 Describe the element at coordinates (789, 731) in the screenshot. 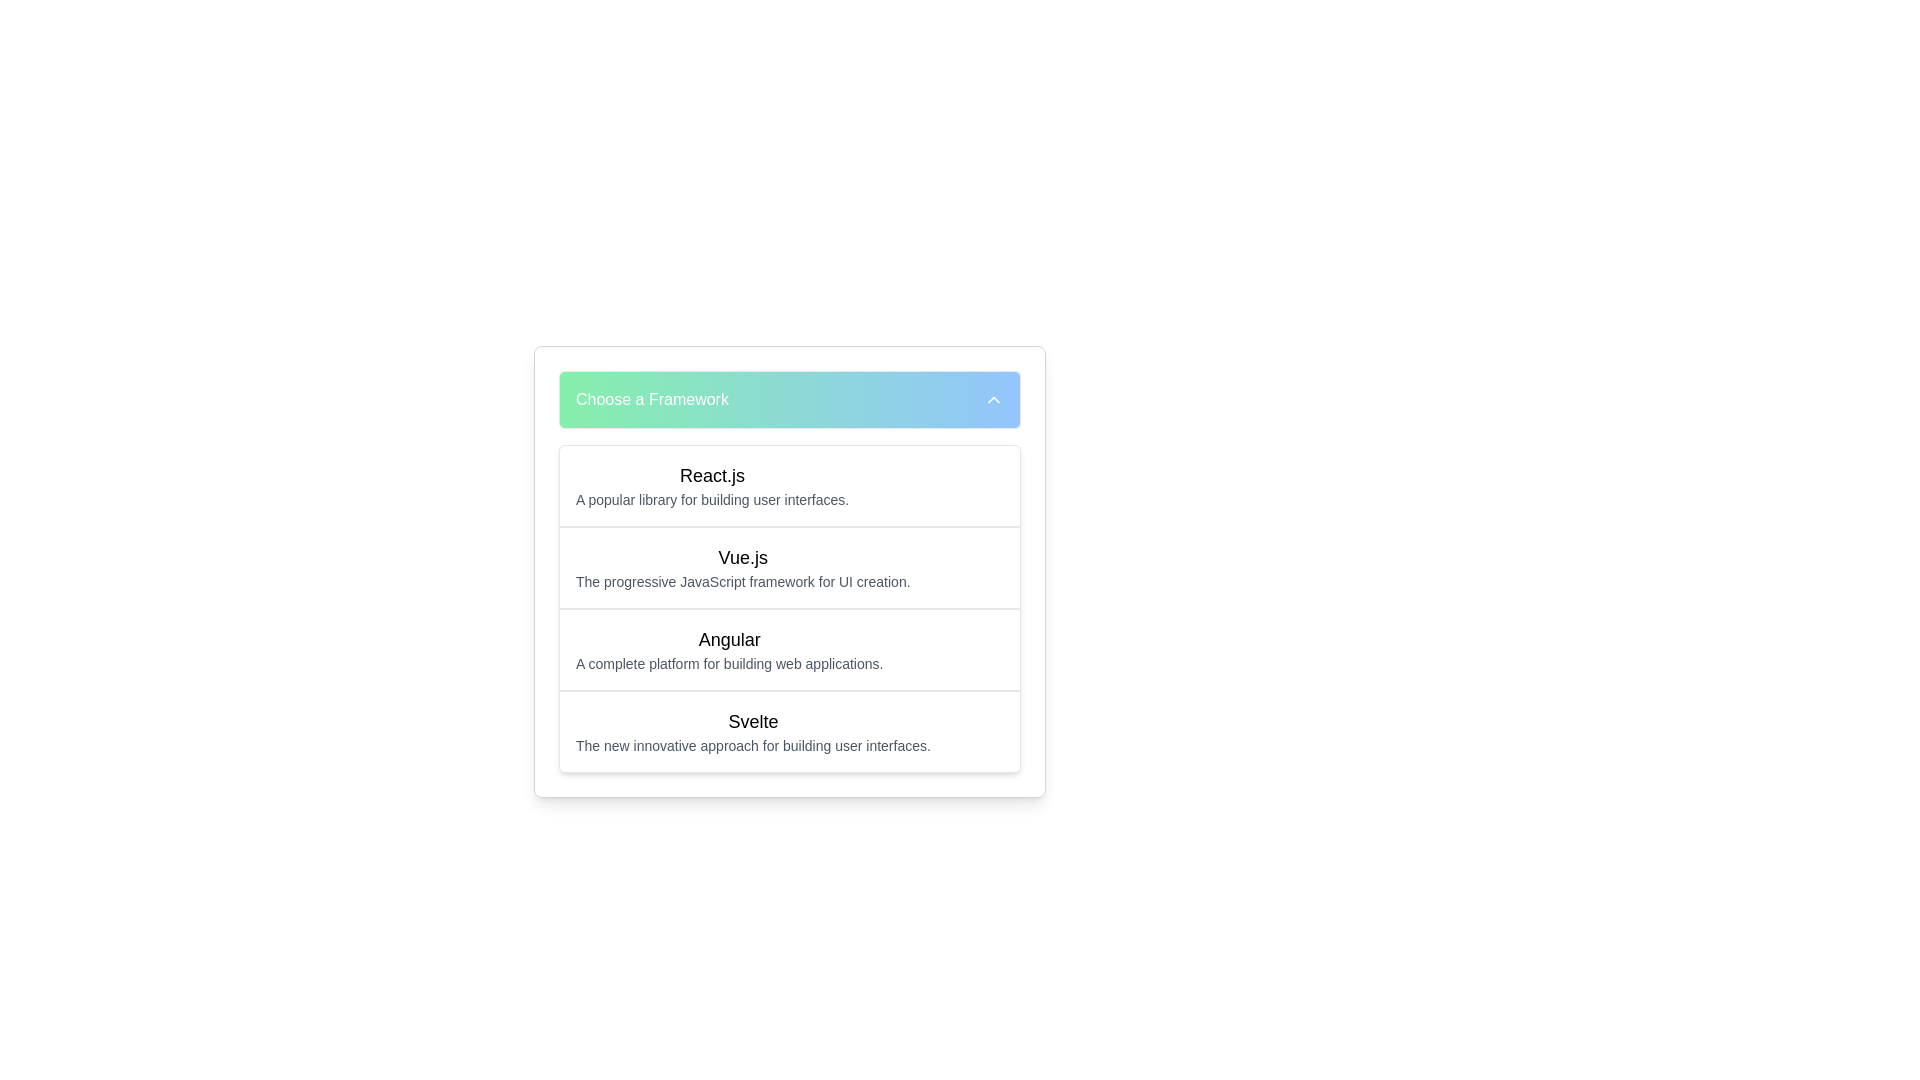

I see `the last list item that provides information about 'Svelte', located beneath the title 'Angular'` at that location.